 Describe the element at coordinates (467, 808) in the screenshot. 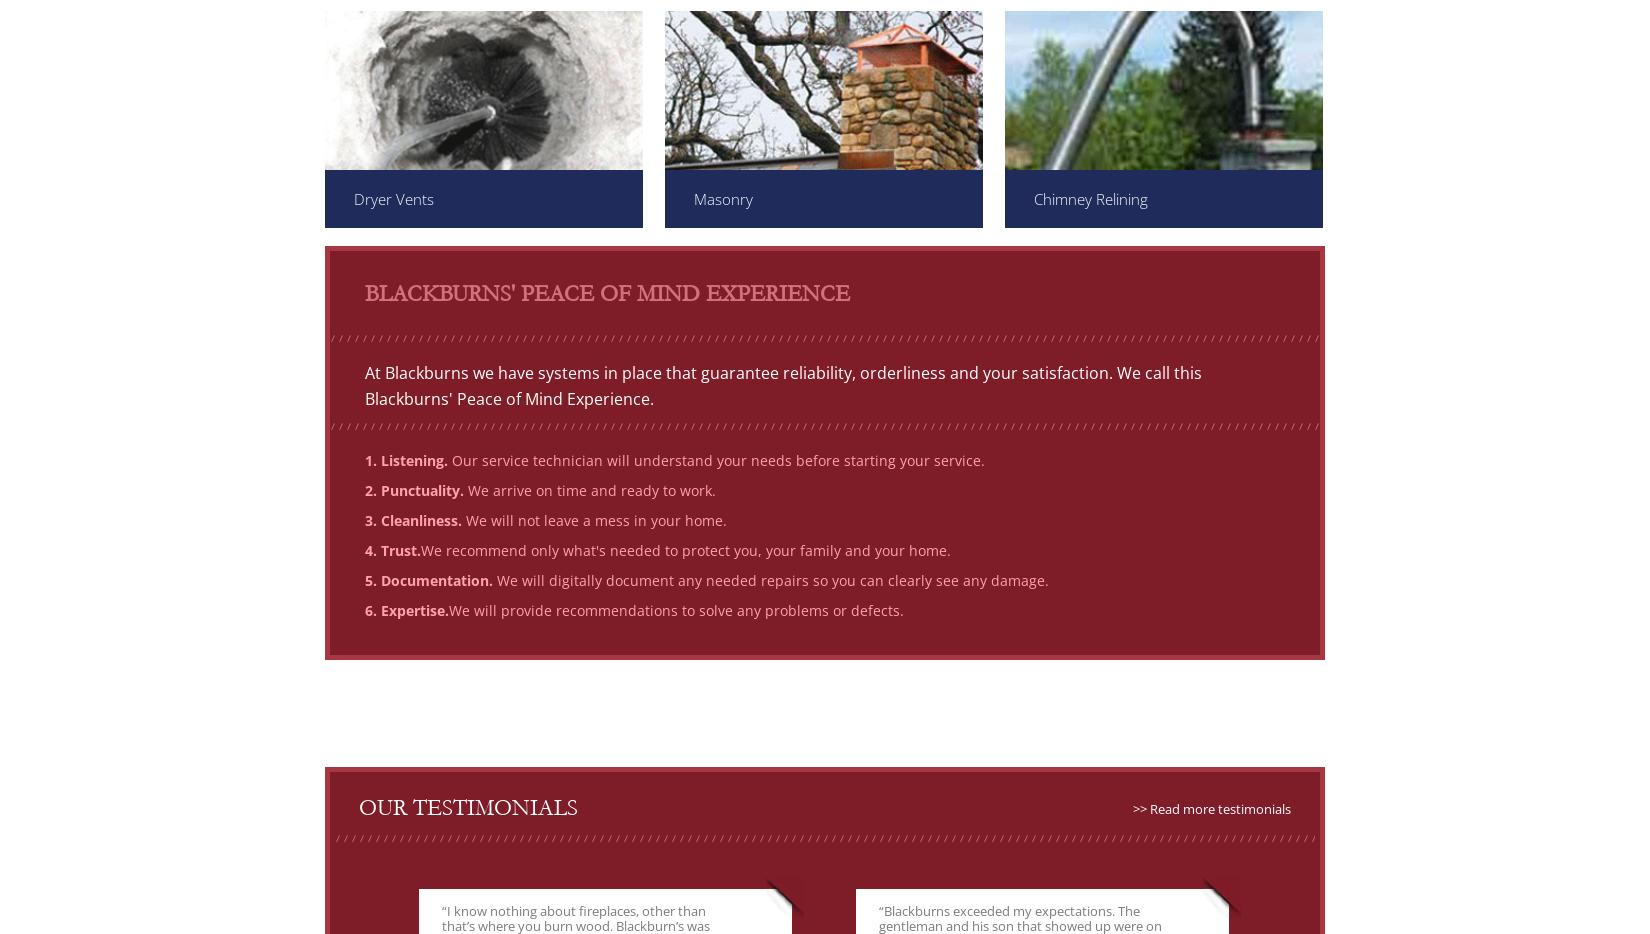

I see `'Our Testimonials'` at that location.